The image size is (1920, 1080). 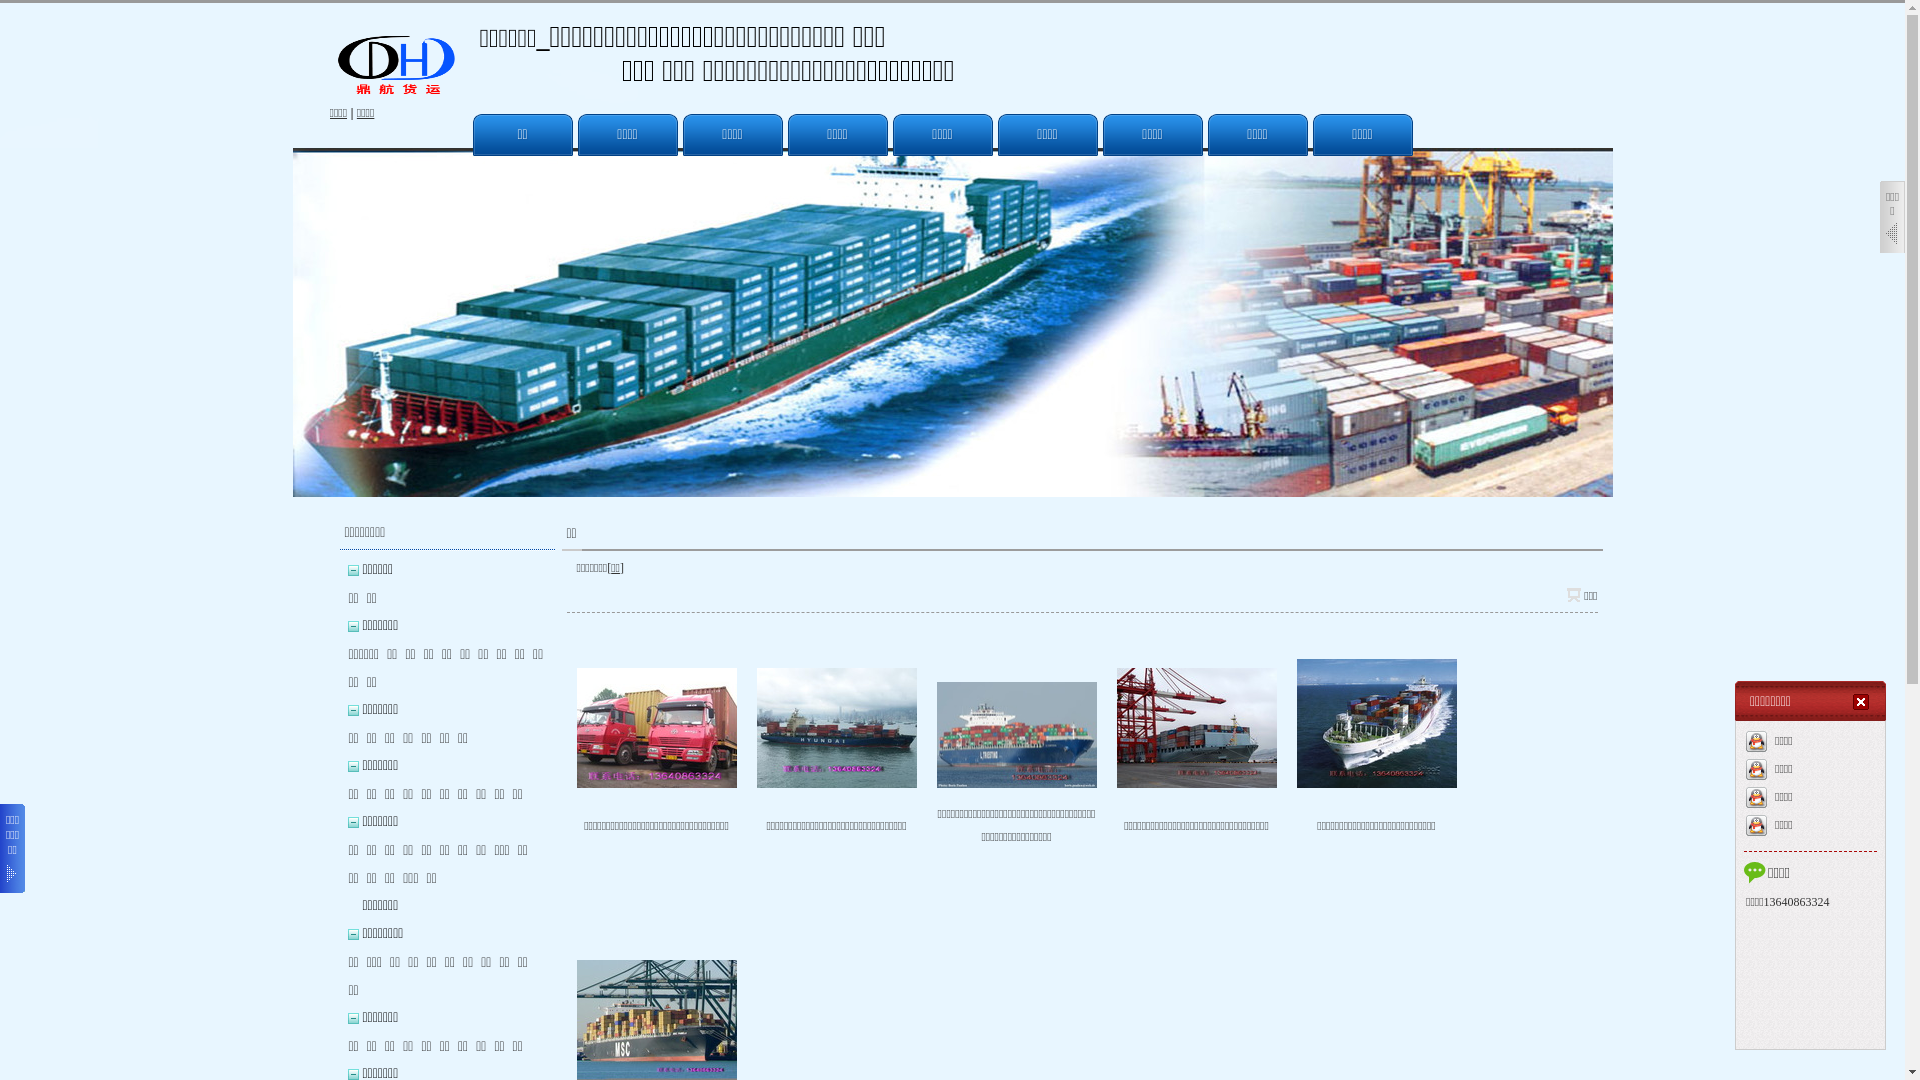 What do you see at coordinates (350, 112) in the screenshot?
I see `'|'` at bounding box center [350, 112].